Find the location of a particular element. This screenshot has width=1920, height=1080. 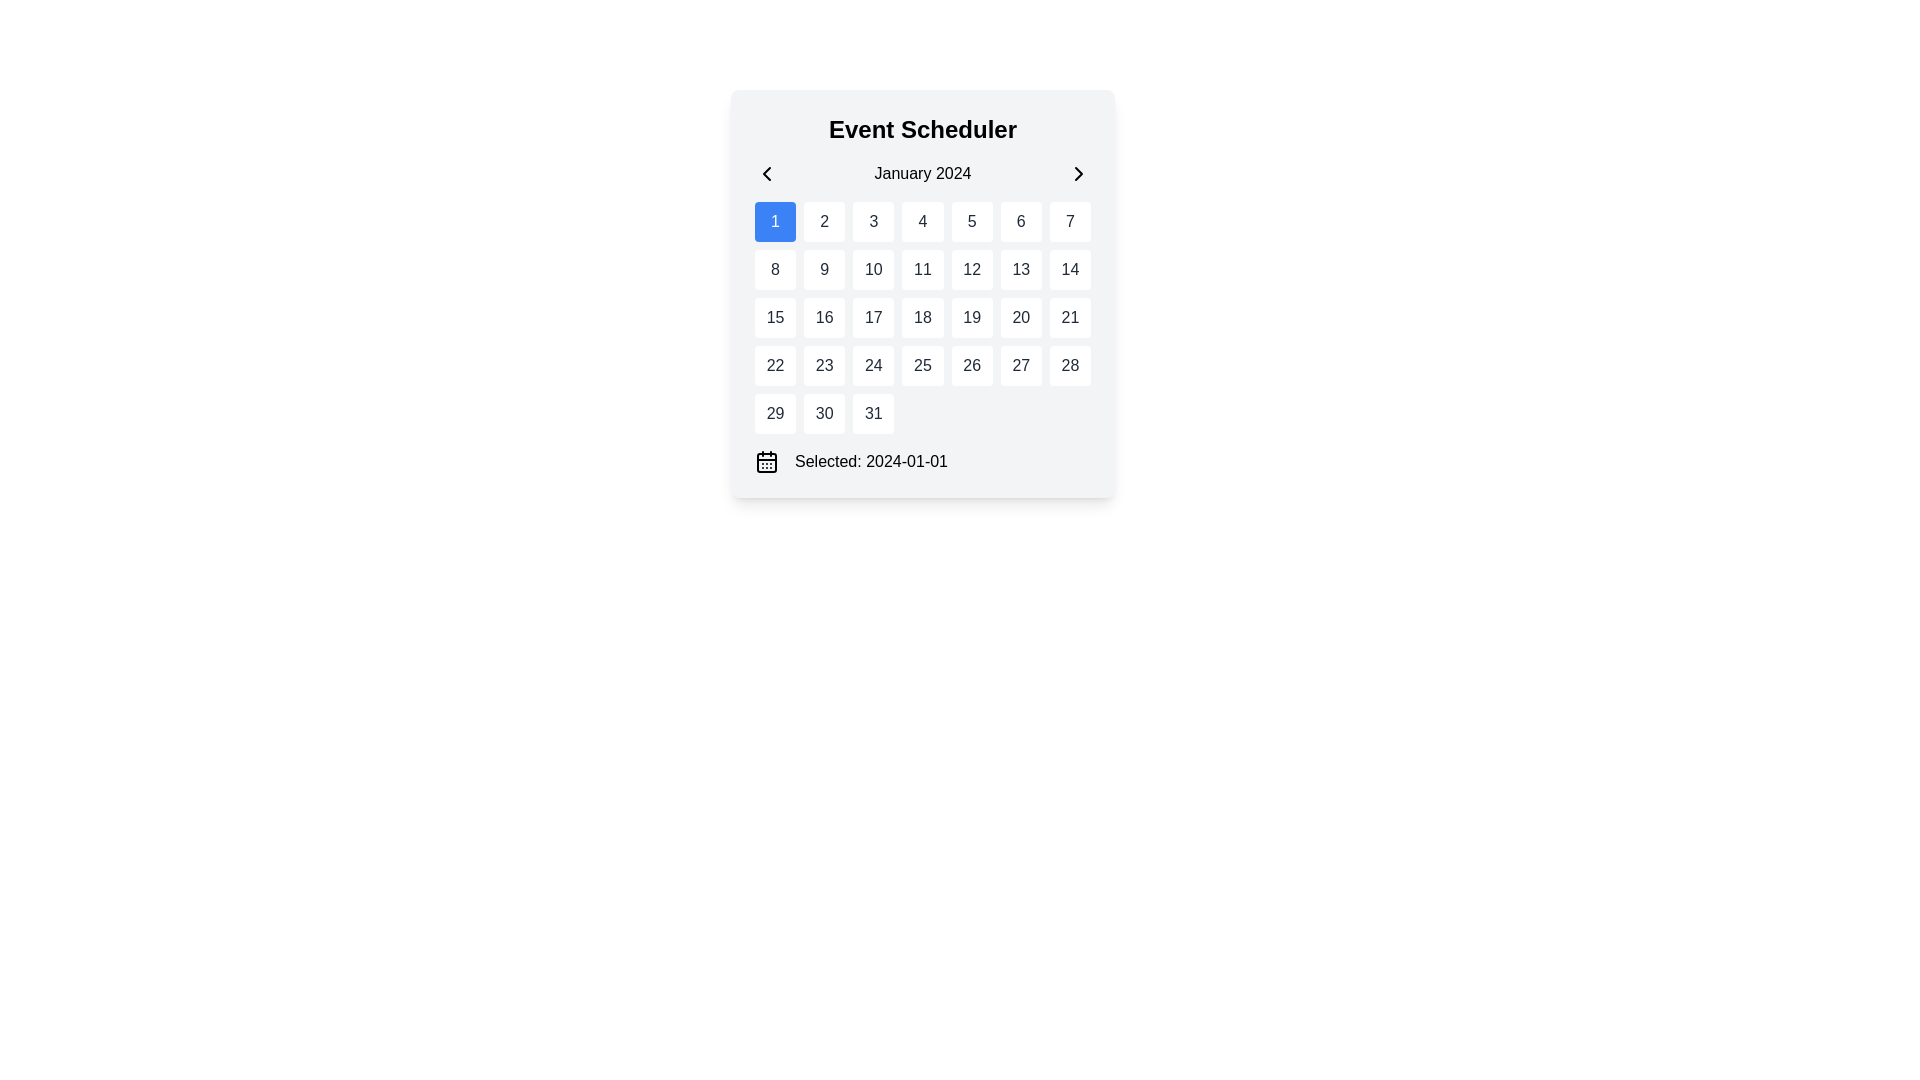

the Text label displaying 'Selected: 2024-01-01' with a calendar icon, located at the bottom of the 'Event Scheduler' widget is located at coordinates (921, 462).